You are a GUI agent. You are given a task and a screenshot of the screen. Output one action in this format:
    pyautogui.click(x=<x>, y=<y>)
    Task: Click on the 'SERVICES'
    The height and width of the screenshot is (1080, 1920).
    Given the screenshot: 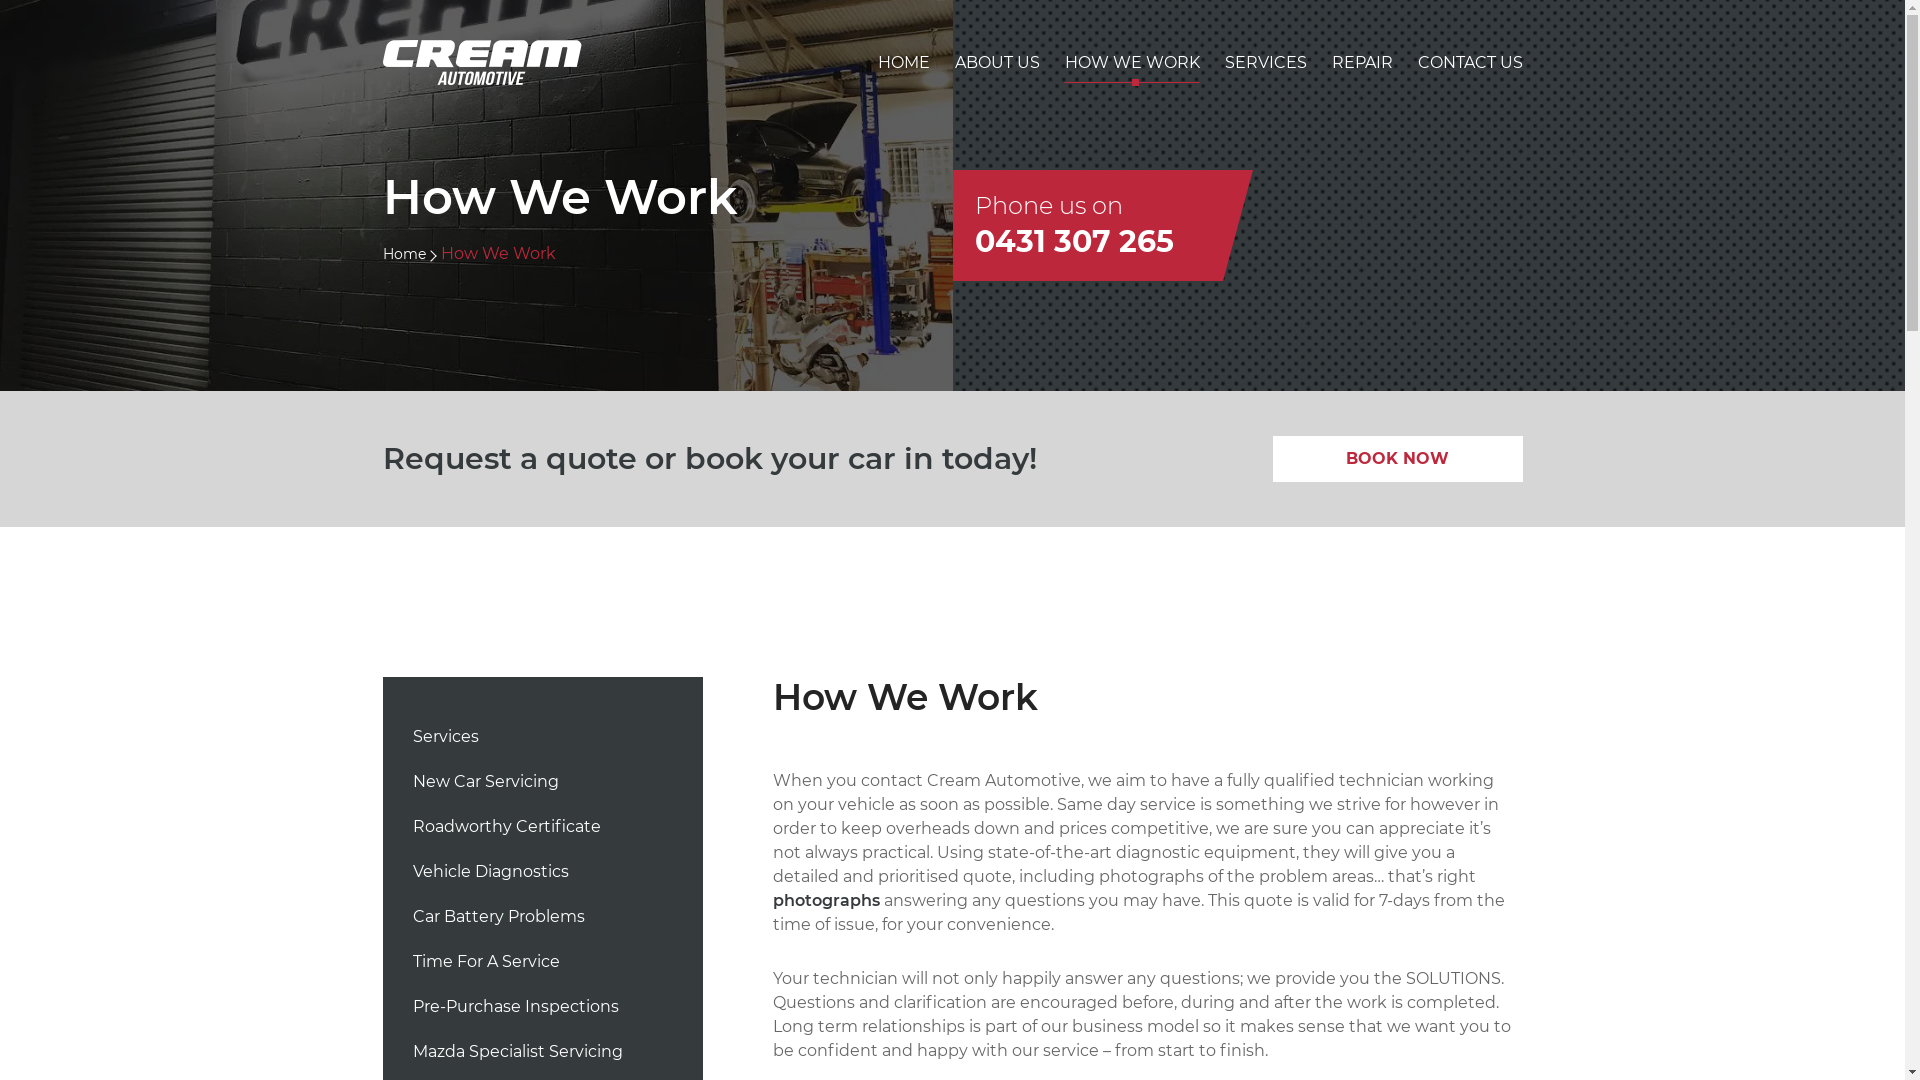 What is the action you would take?
    pyautogui.click(x=1264, y=68)
    